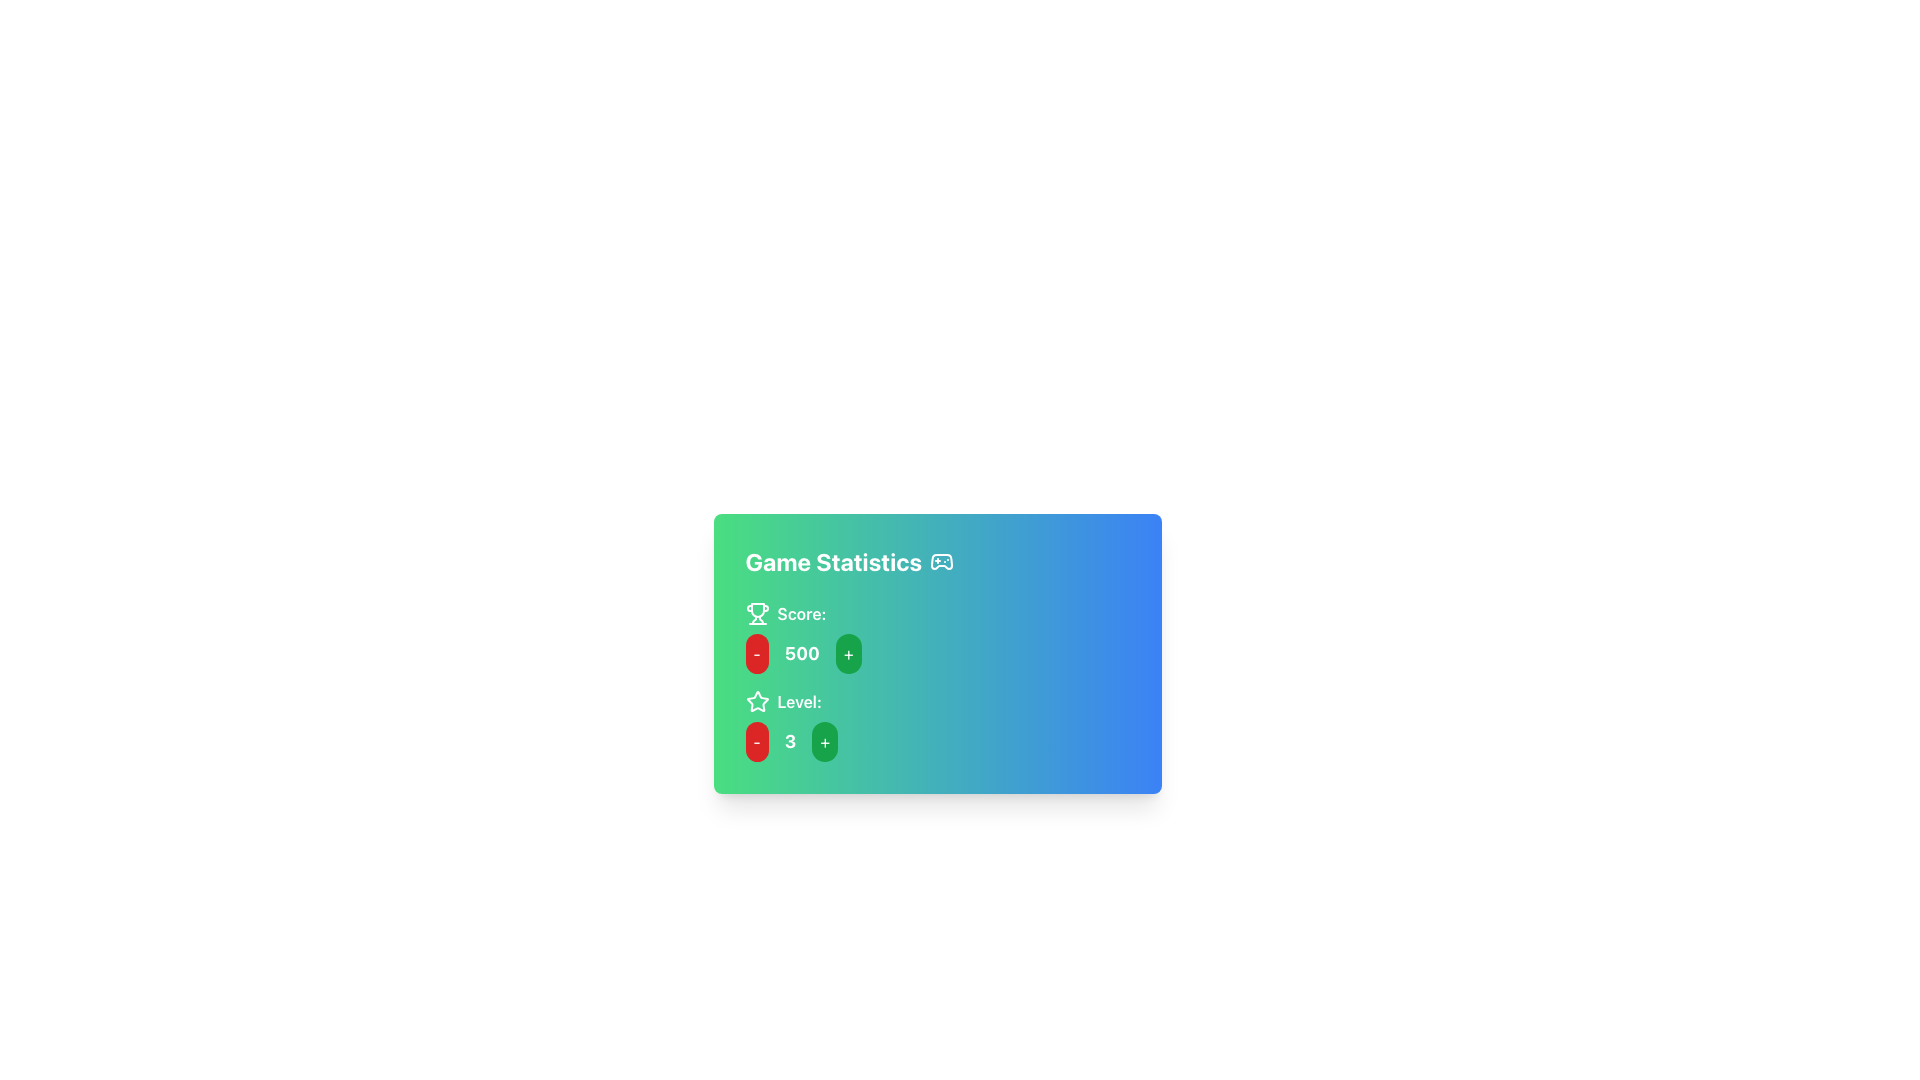 The image size is (1920, 1080). What do you see at coordinates (936, 741) in the screenshot?
I see `the green button marked '+' to increase the level in the level selector component within the 'Game Statistics' card` at bounding box center [936, 741].